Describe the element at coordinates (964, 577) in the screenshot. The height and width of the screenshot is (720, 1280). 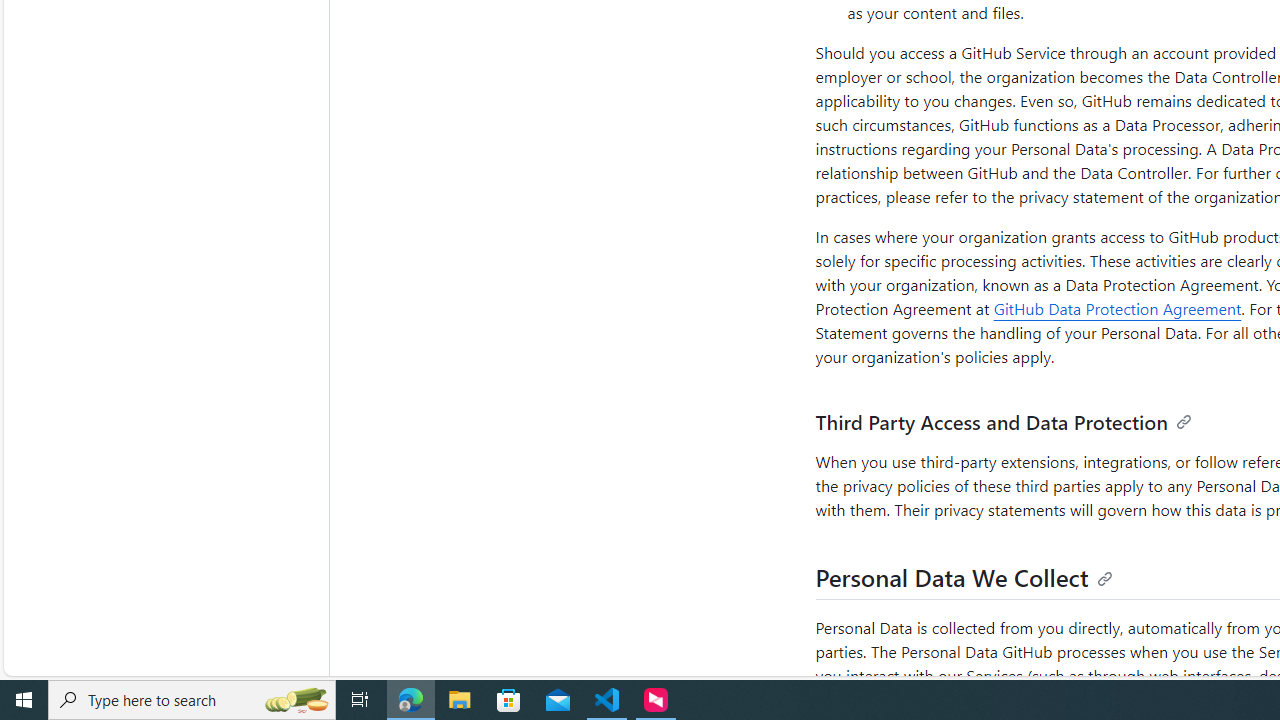
I see `'Personal Data We Collect'` at that location.